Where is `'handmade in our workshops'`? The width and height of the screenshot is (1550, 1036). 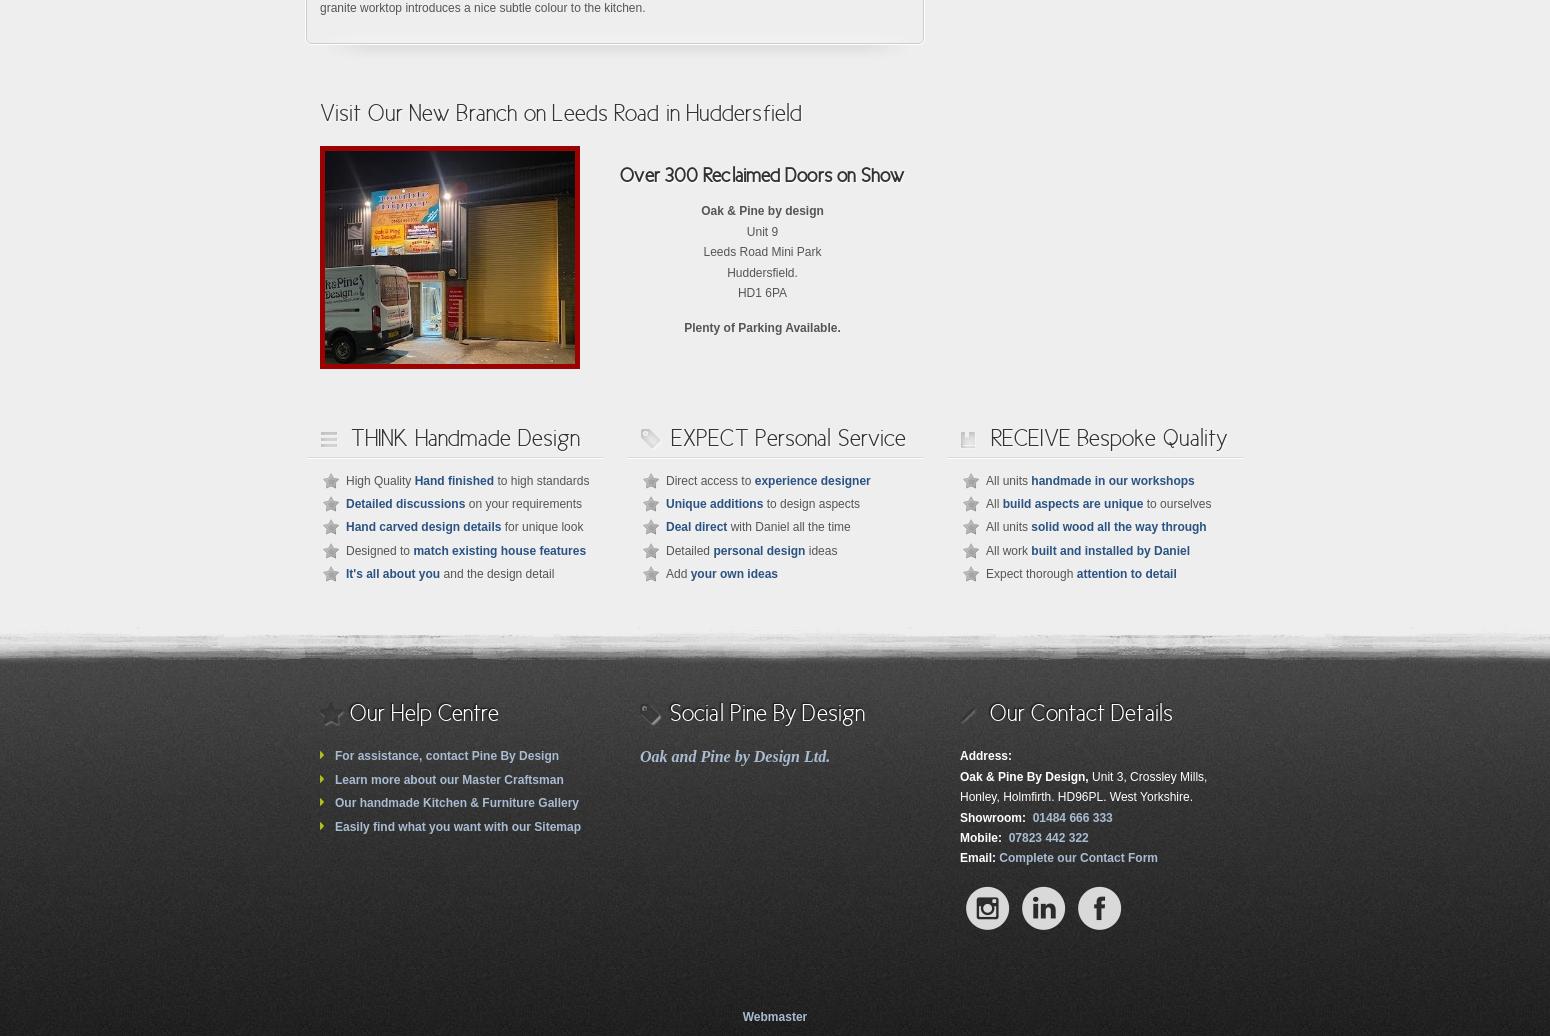 'handmade in our workshops' is located at coordinates (1111, 479).